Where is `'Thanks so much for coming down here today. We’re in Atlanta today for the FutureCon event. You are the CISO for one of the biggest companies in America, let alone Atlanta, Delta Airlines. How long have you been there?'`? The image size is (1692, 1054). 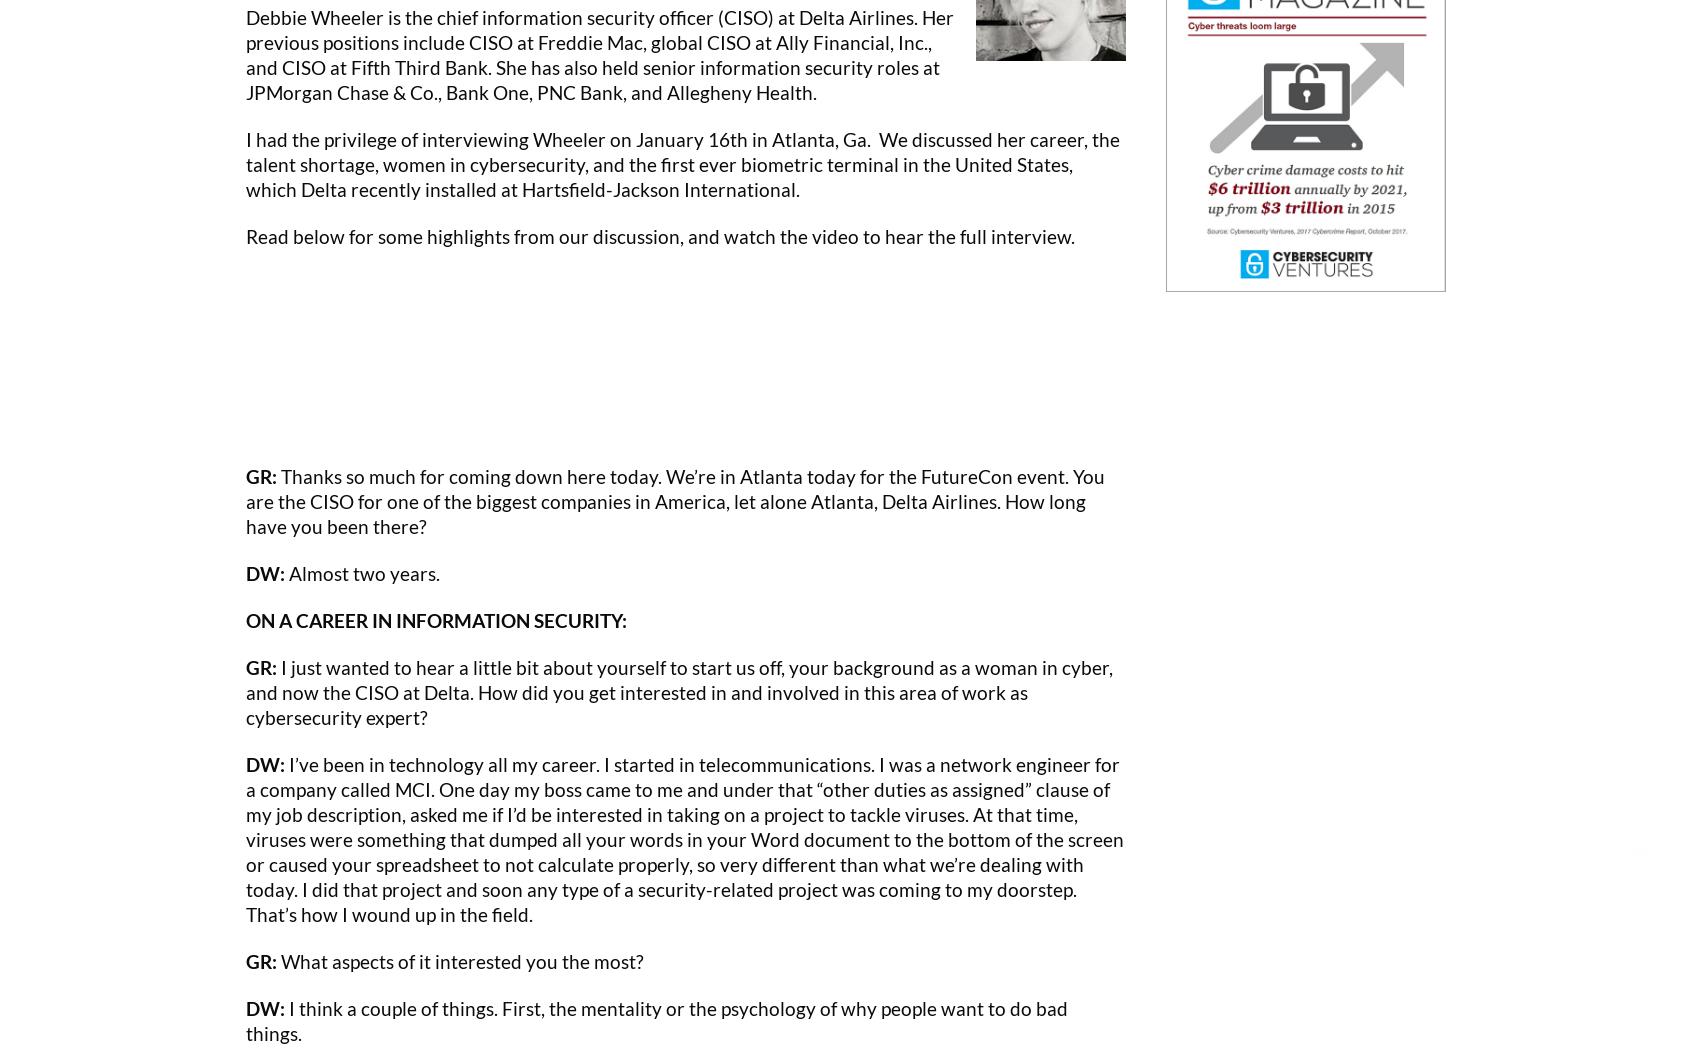 'Thanks so much for coming down here today. We’re in Atlanta today for the FutureCon event. You are the CISO for one of the biggest companies in America, let alone Atlanta, Delta Airlines. How long have you been there?' is located at coordinates (675, 499).